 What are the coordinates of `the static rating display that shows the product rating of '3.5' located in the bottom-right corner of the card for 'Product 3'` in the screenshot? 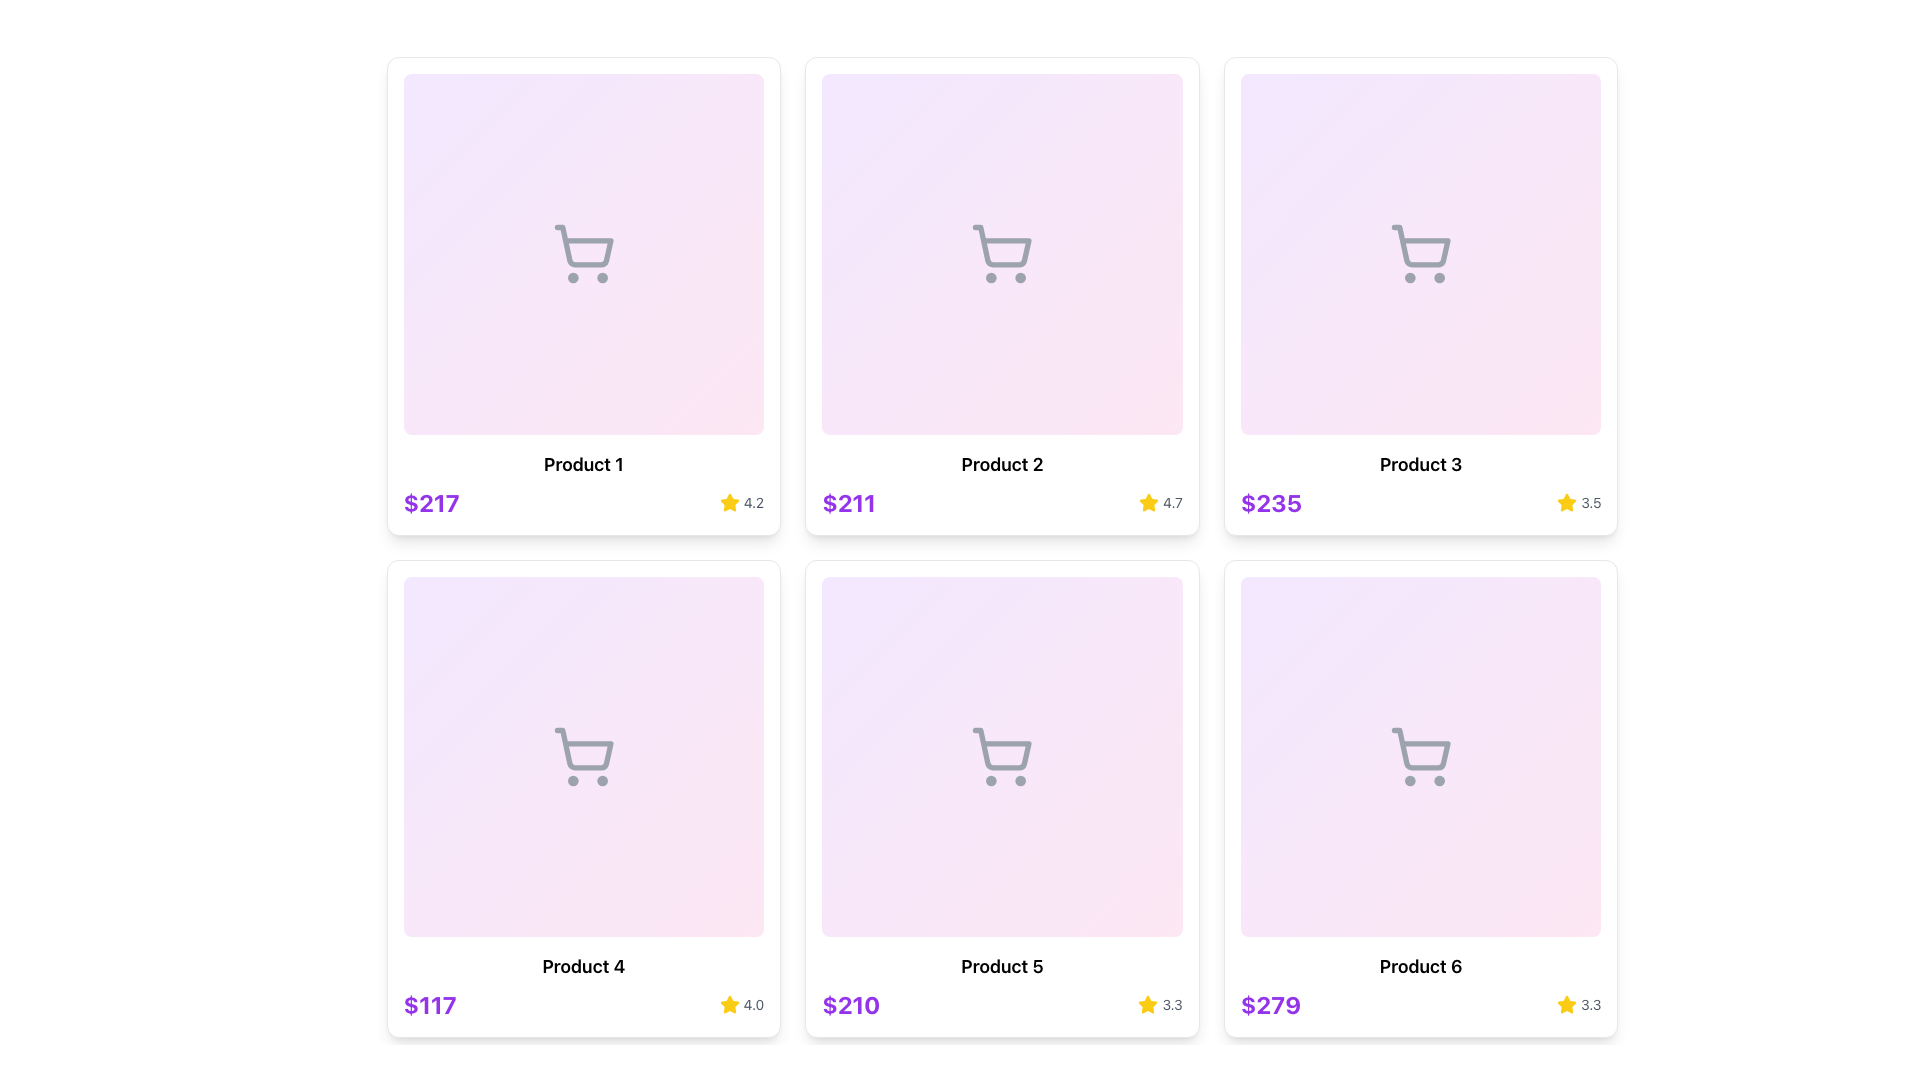 It's located at (1578, 501).